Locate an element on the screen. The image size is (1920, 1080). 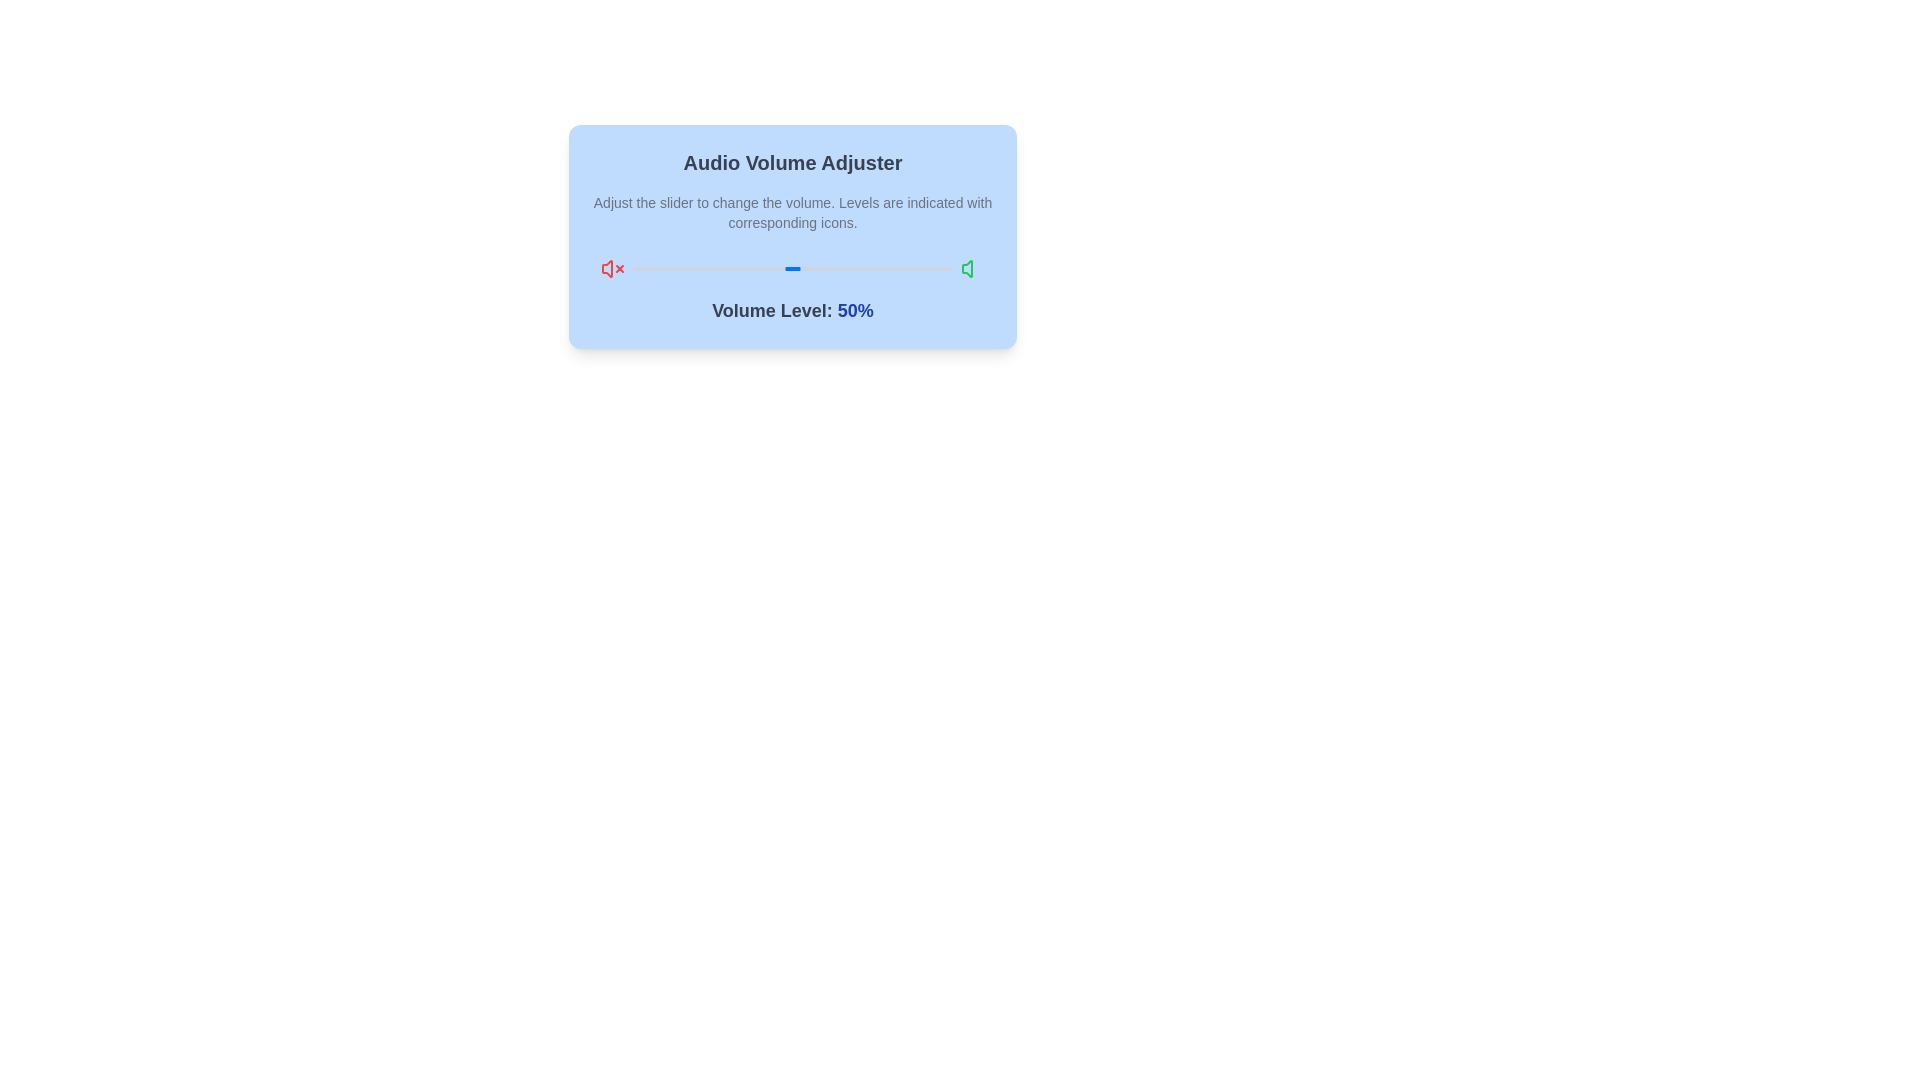
the volume slider to set the volume to 40% is located at coordinates (760, 268).